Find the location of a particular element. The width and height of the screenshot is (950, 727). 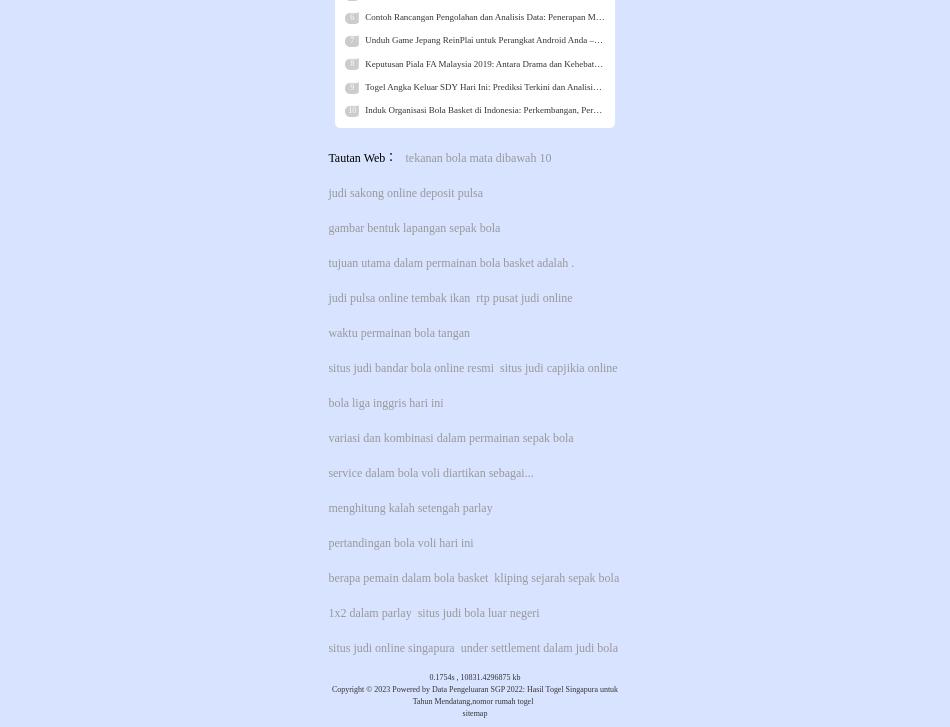

'waktu permainan bola tangan' is located at coordinates (398, 332).